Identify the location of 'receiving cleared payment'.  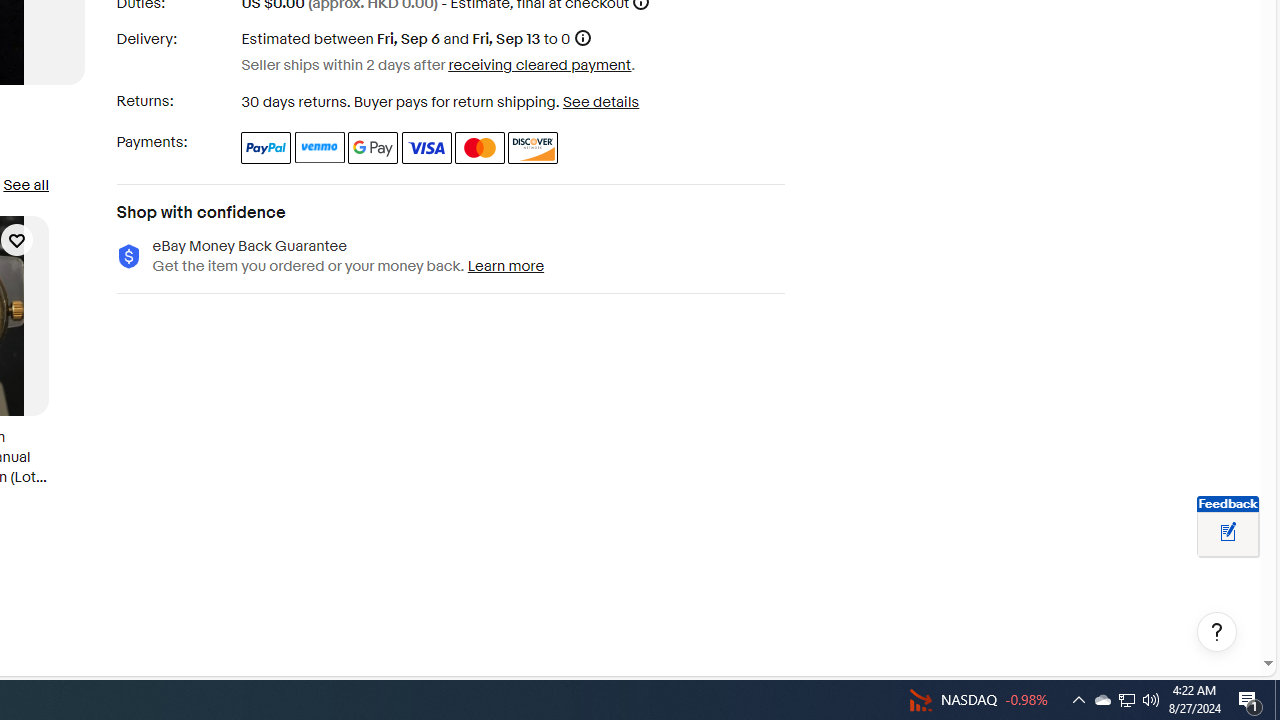
(540, 63).